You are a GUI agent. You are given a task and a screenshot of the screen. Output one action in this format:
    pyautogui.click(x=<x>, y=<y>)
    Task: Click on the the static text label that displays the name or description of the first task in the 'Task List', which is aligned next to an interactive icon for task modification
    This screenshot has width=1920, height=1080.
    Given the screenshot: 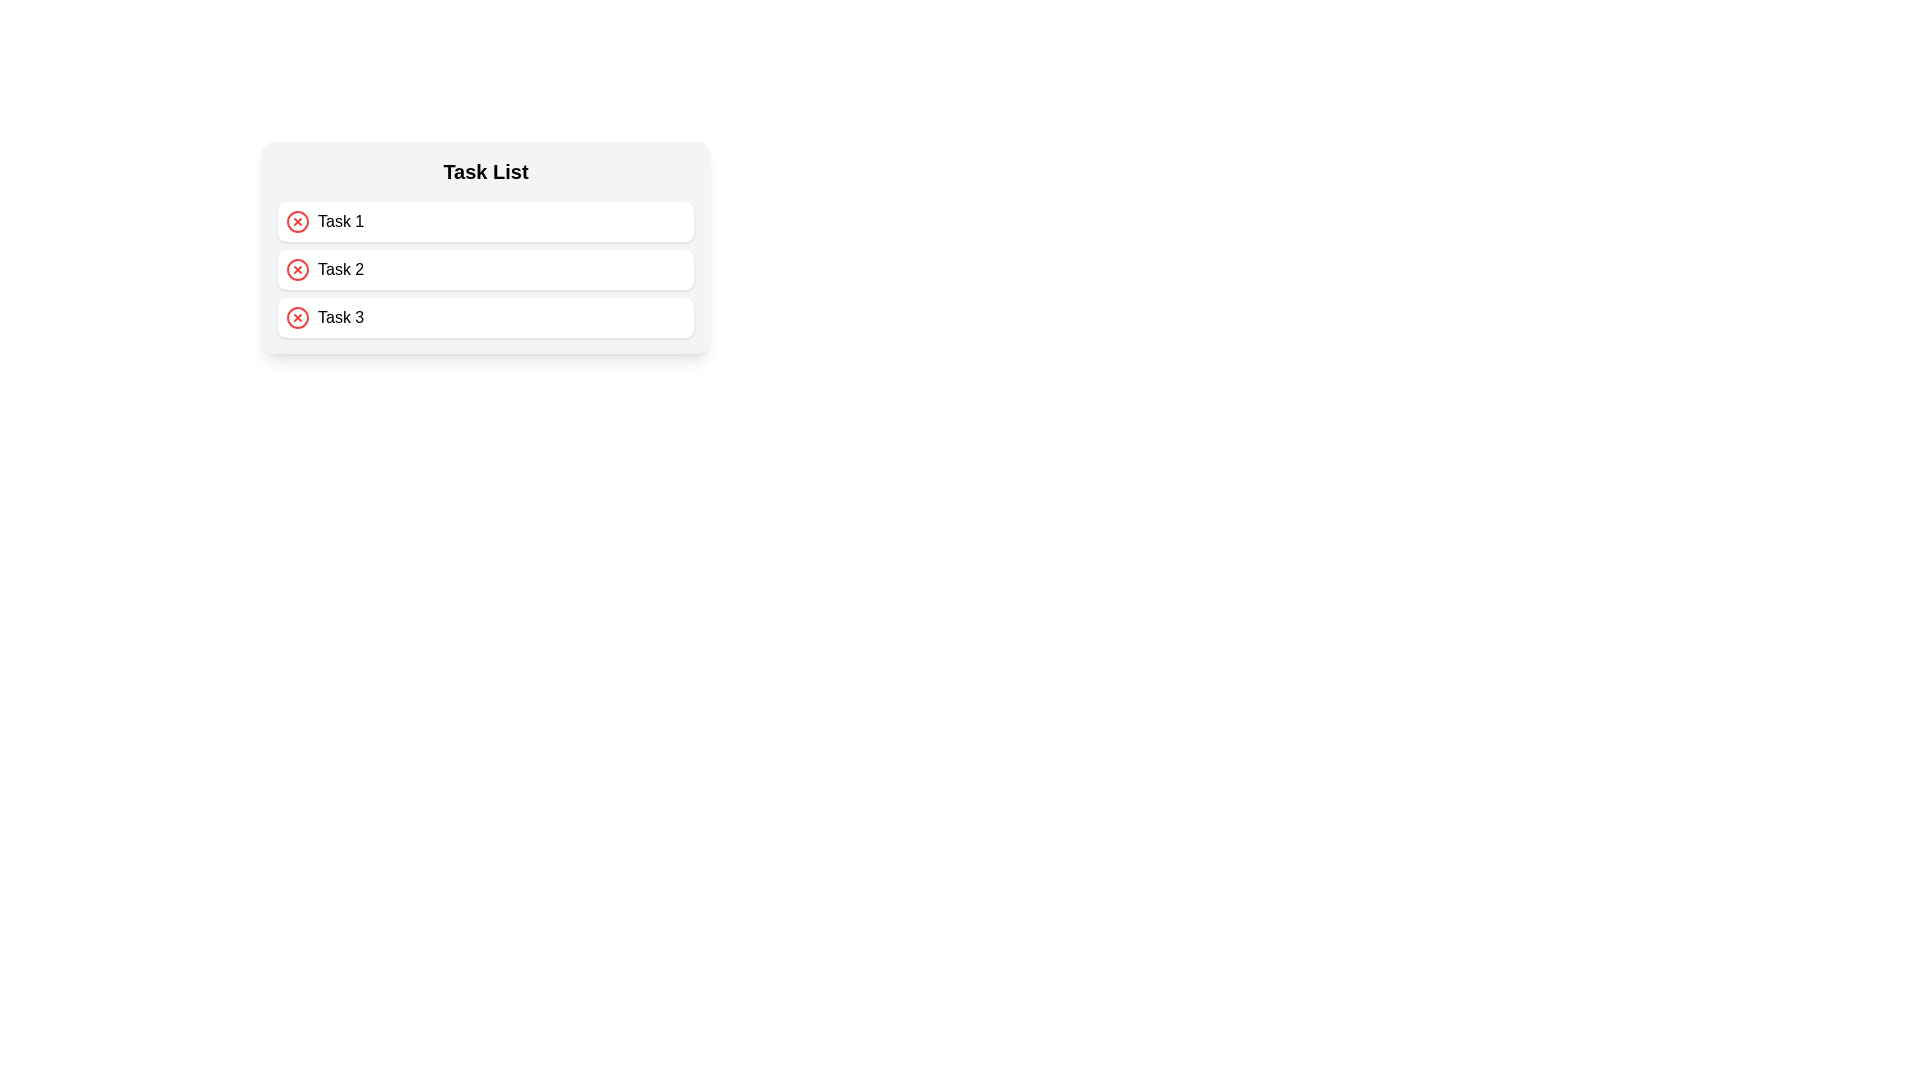 What is the action you would take?
    pyautogui.click(x=341, y=222)
    